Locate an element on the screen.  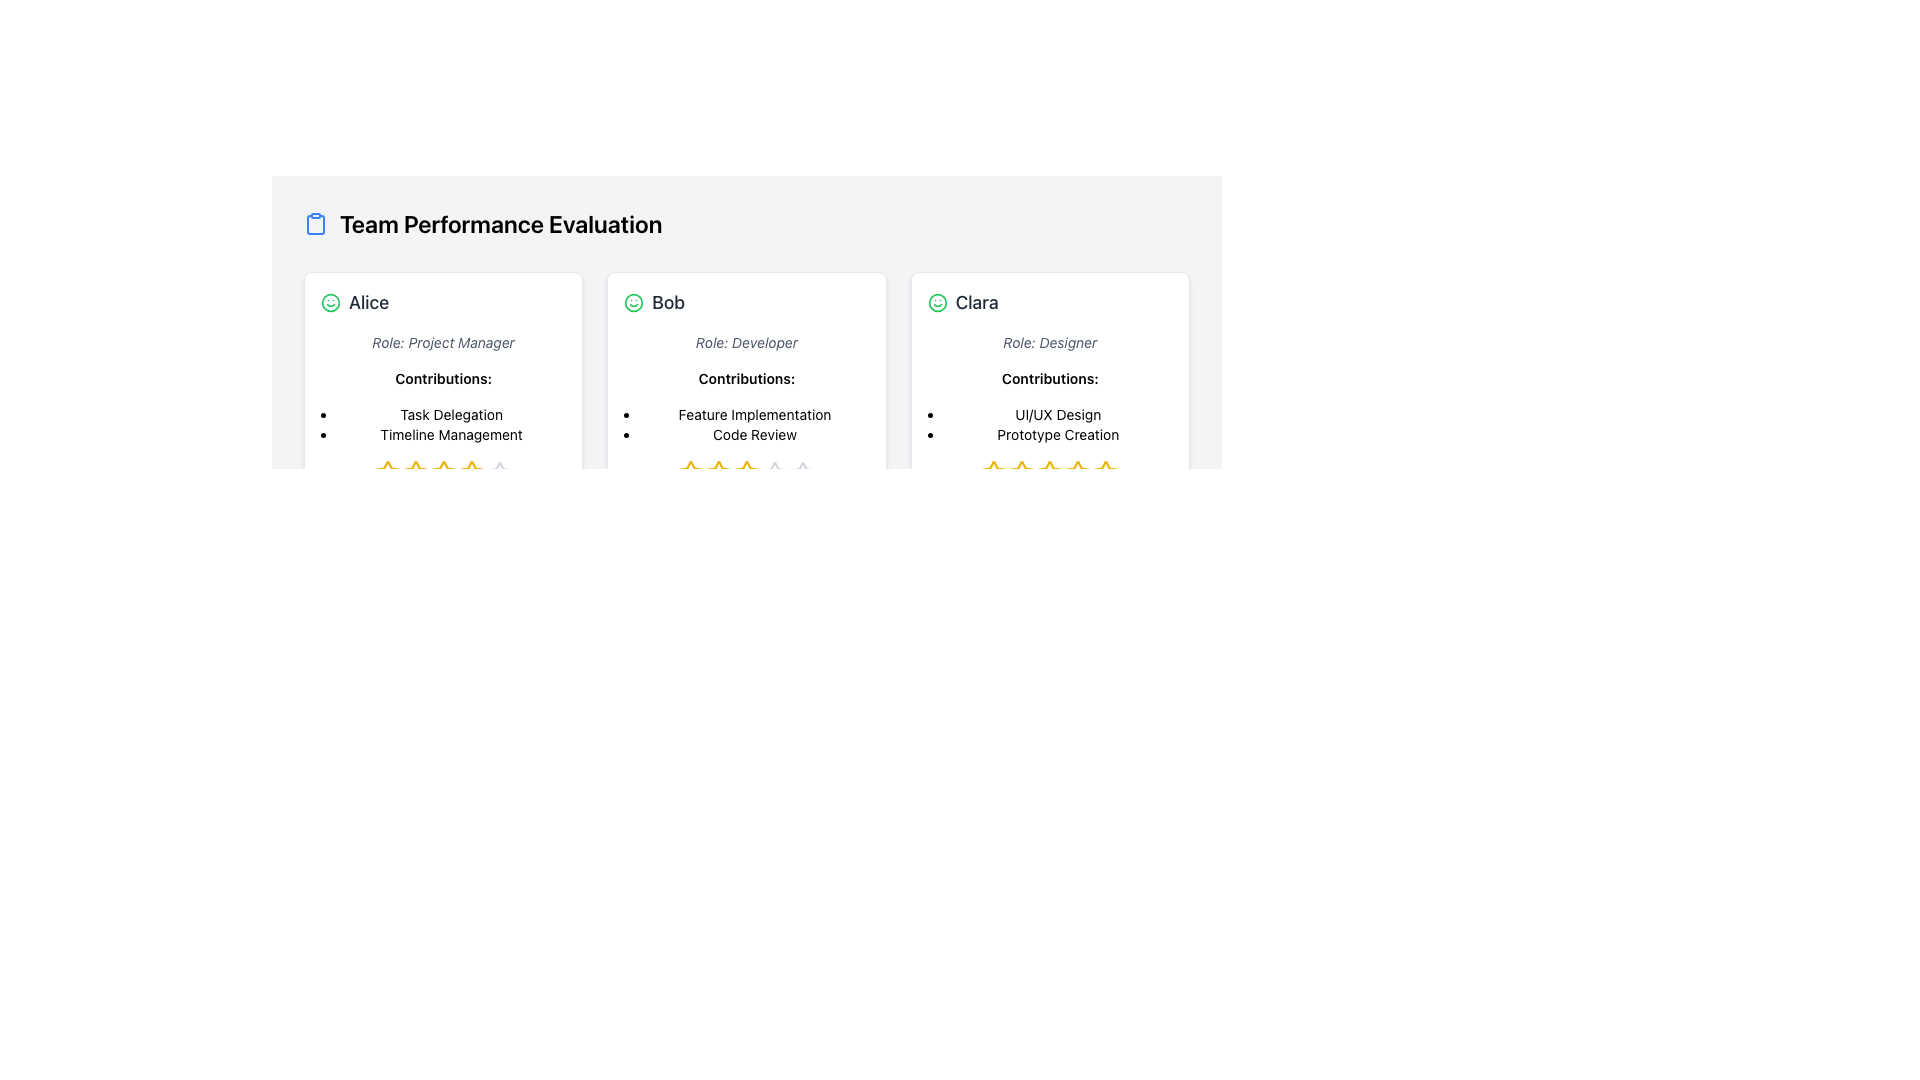
the third star icon in the rating system located below the 'Contributions: Feature Implementation, Code Review' text is located at coordinates (691, 472).